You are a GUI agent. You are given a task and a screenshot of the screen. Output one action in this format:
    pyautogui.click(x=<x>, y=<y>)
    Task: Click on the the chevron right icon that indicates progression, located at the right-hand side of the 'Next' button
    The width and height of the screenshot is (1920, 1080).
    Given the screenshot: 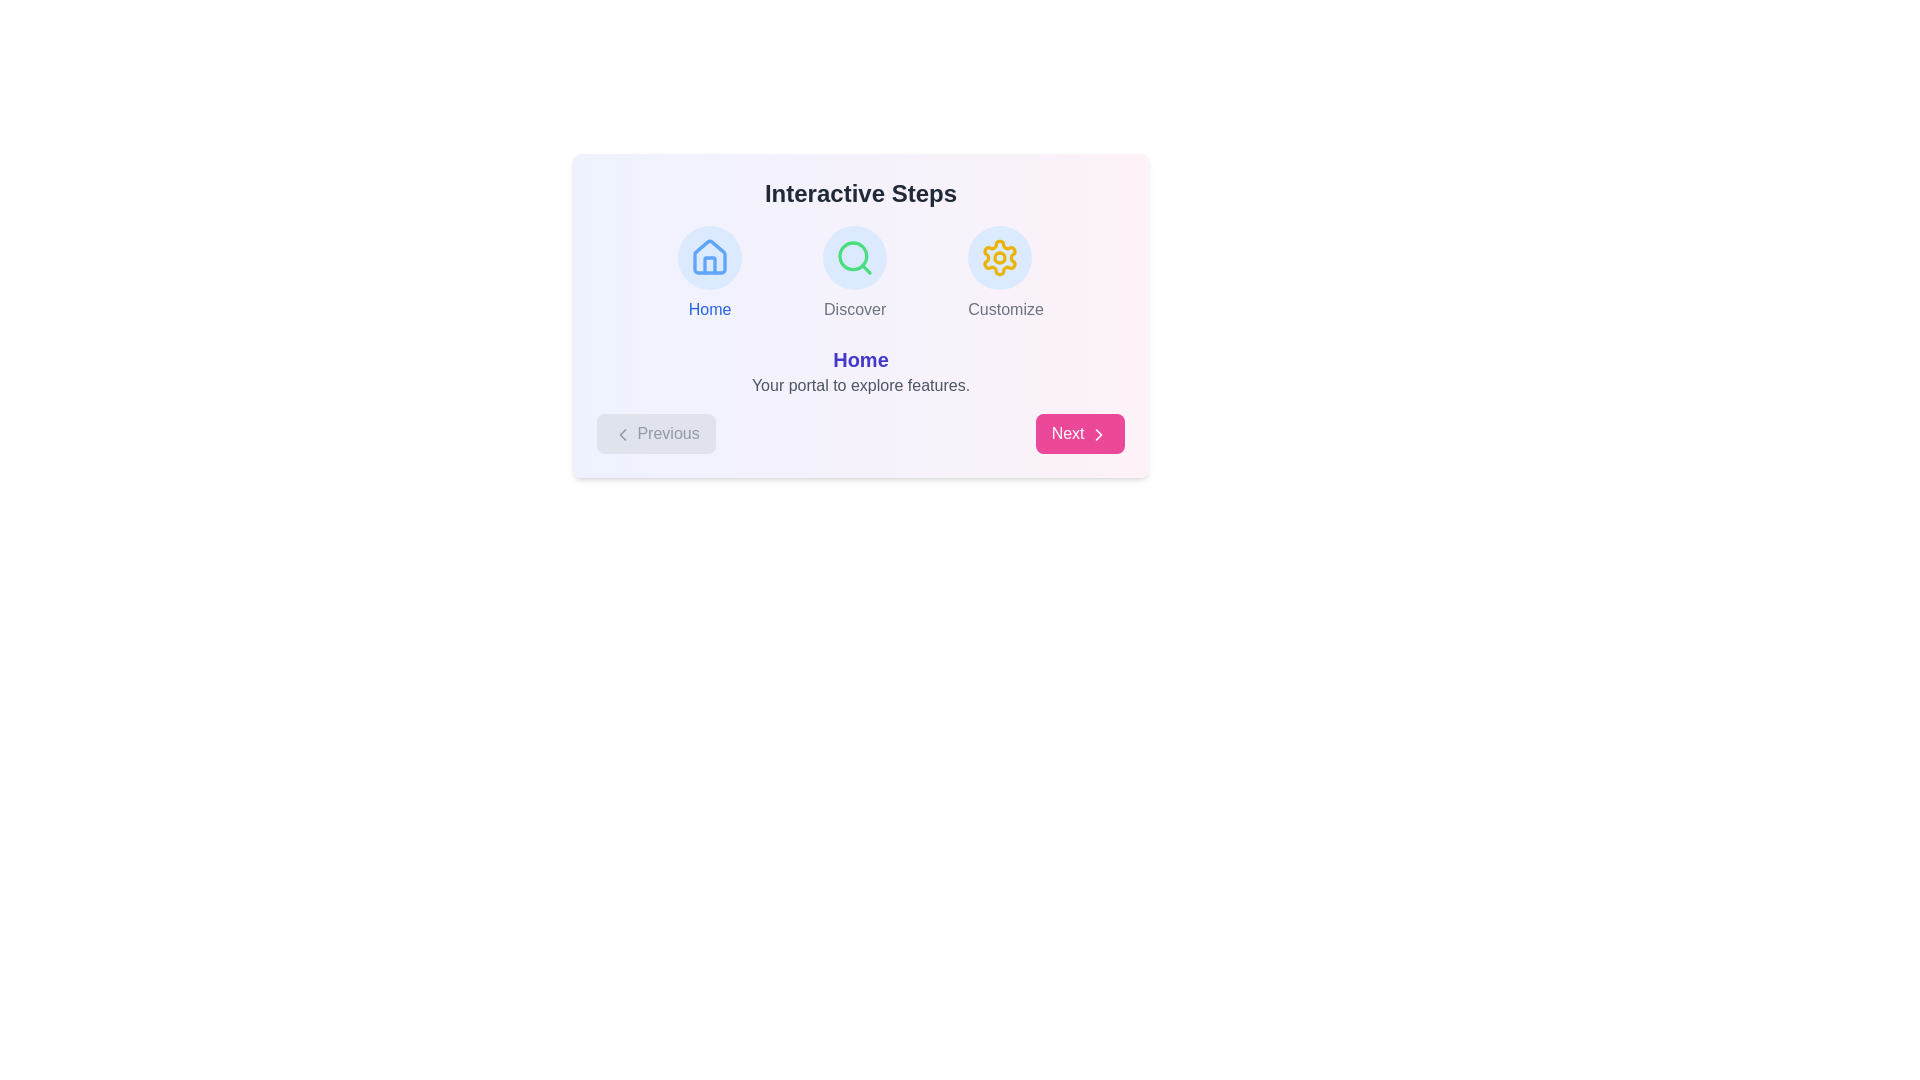 What is the action you would take?
    pyautogui.click(x=1098, y=433)
    